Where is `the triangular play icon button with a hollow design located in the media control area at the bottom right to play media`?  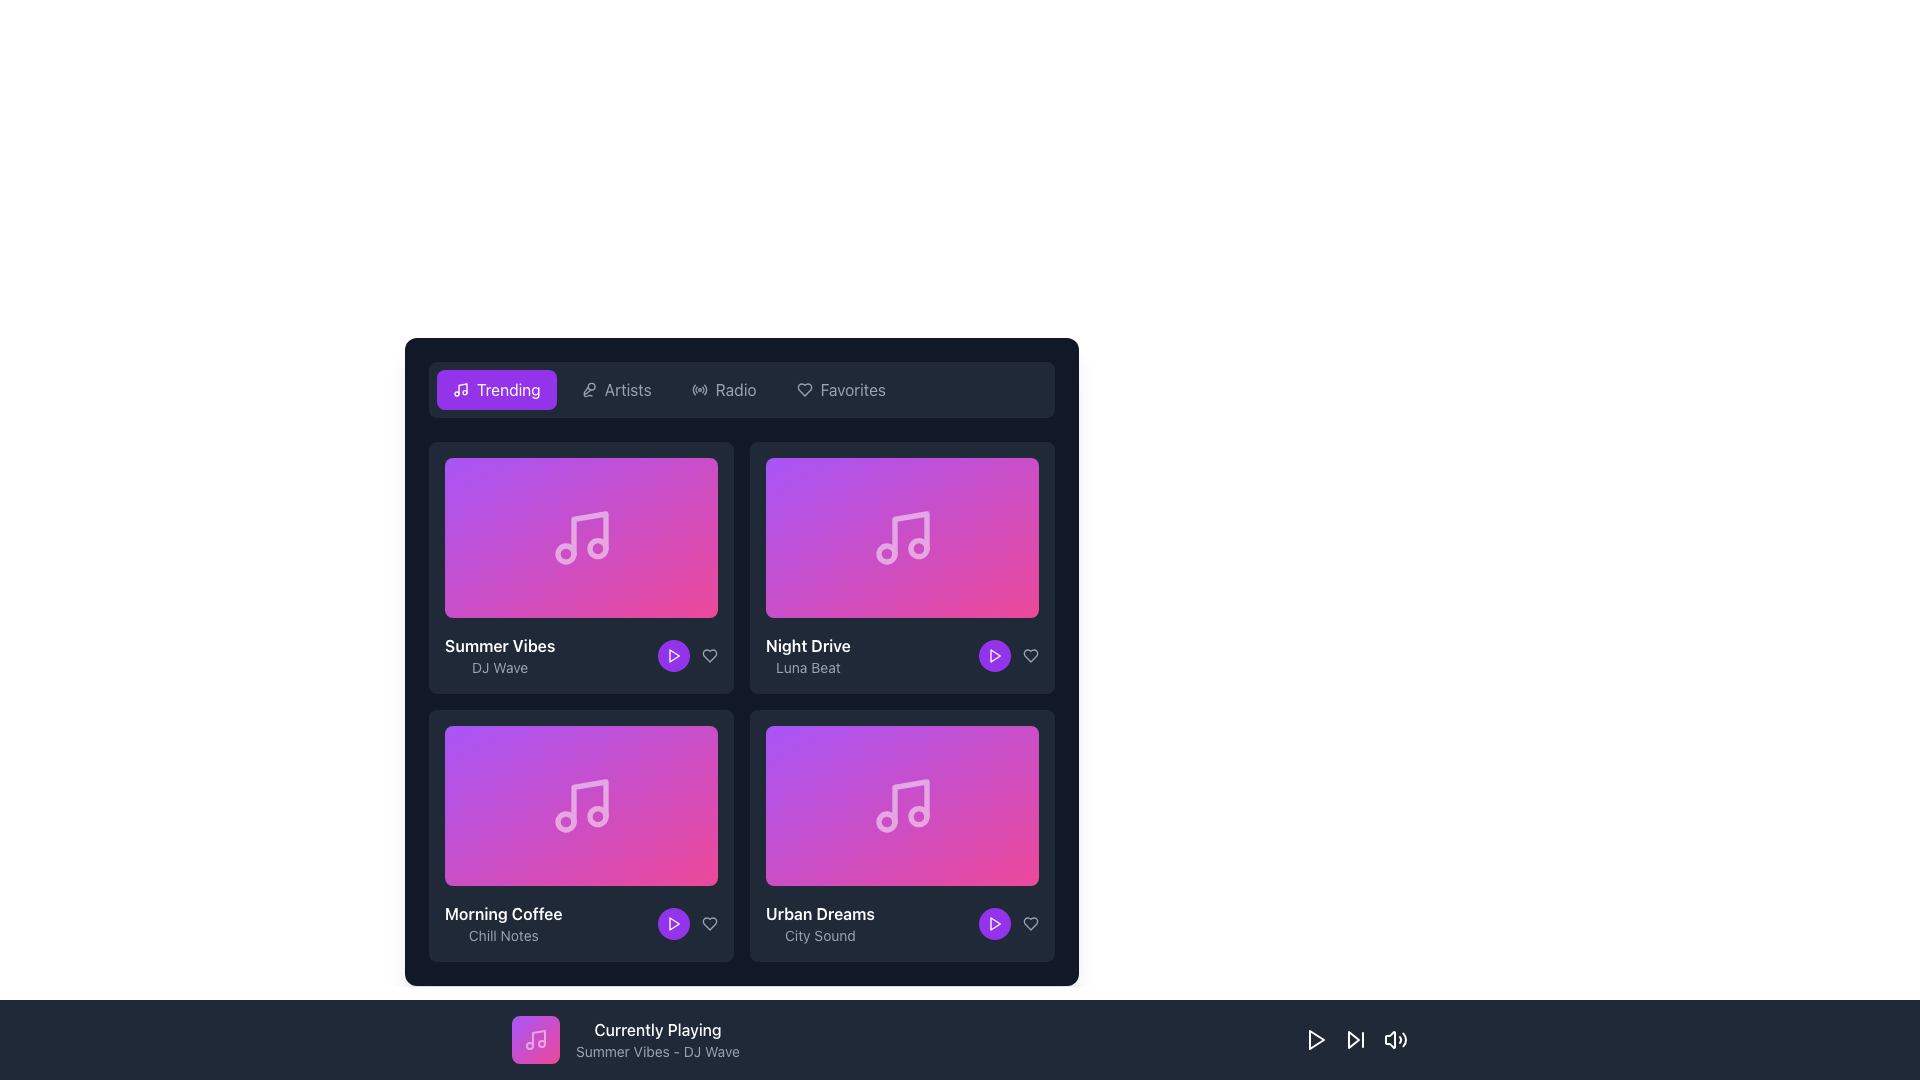
the triangular play icon button with a hollow design located in the media control area at the bottom right to play media is located at coordinates (1315, 1039).